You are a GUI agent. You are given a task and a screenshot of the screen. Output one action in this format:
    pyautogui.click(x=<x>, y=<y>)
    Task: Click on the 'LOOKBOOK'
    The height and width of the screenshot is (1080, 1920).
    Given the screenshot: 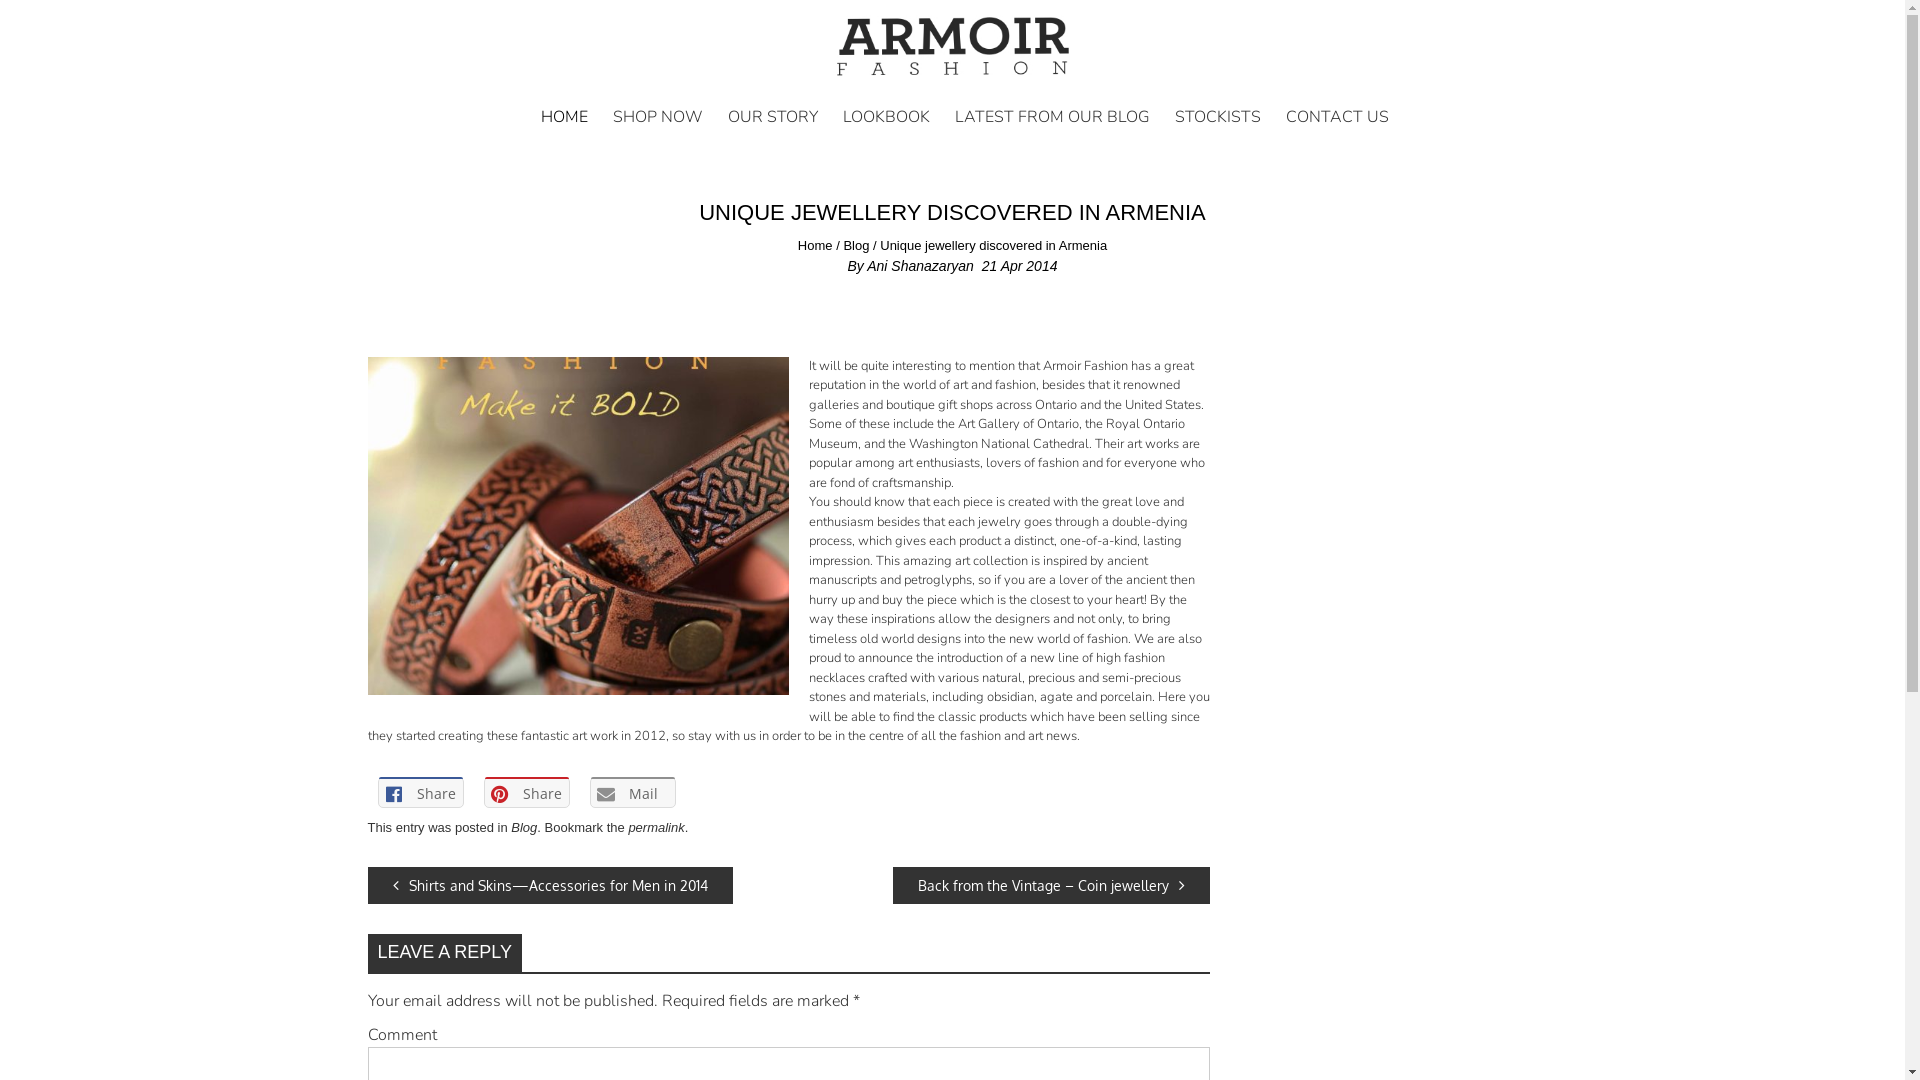 What is the action you would take?
    pyautogui.click(x=885, y=116)
    